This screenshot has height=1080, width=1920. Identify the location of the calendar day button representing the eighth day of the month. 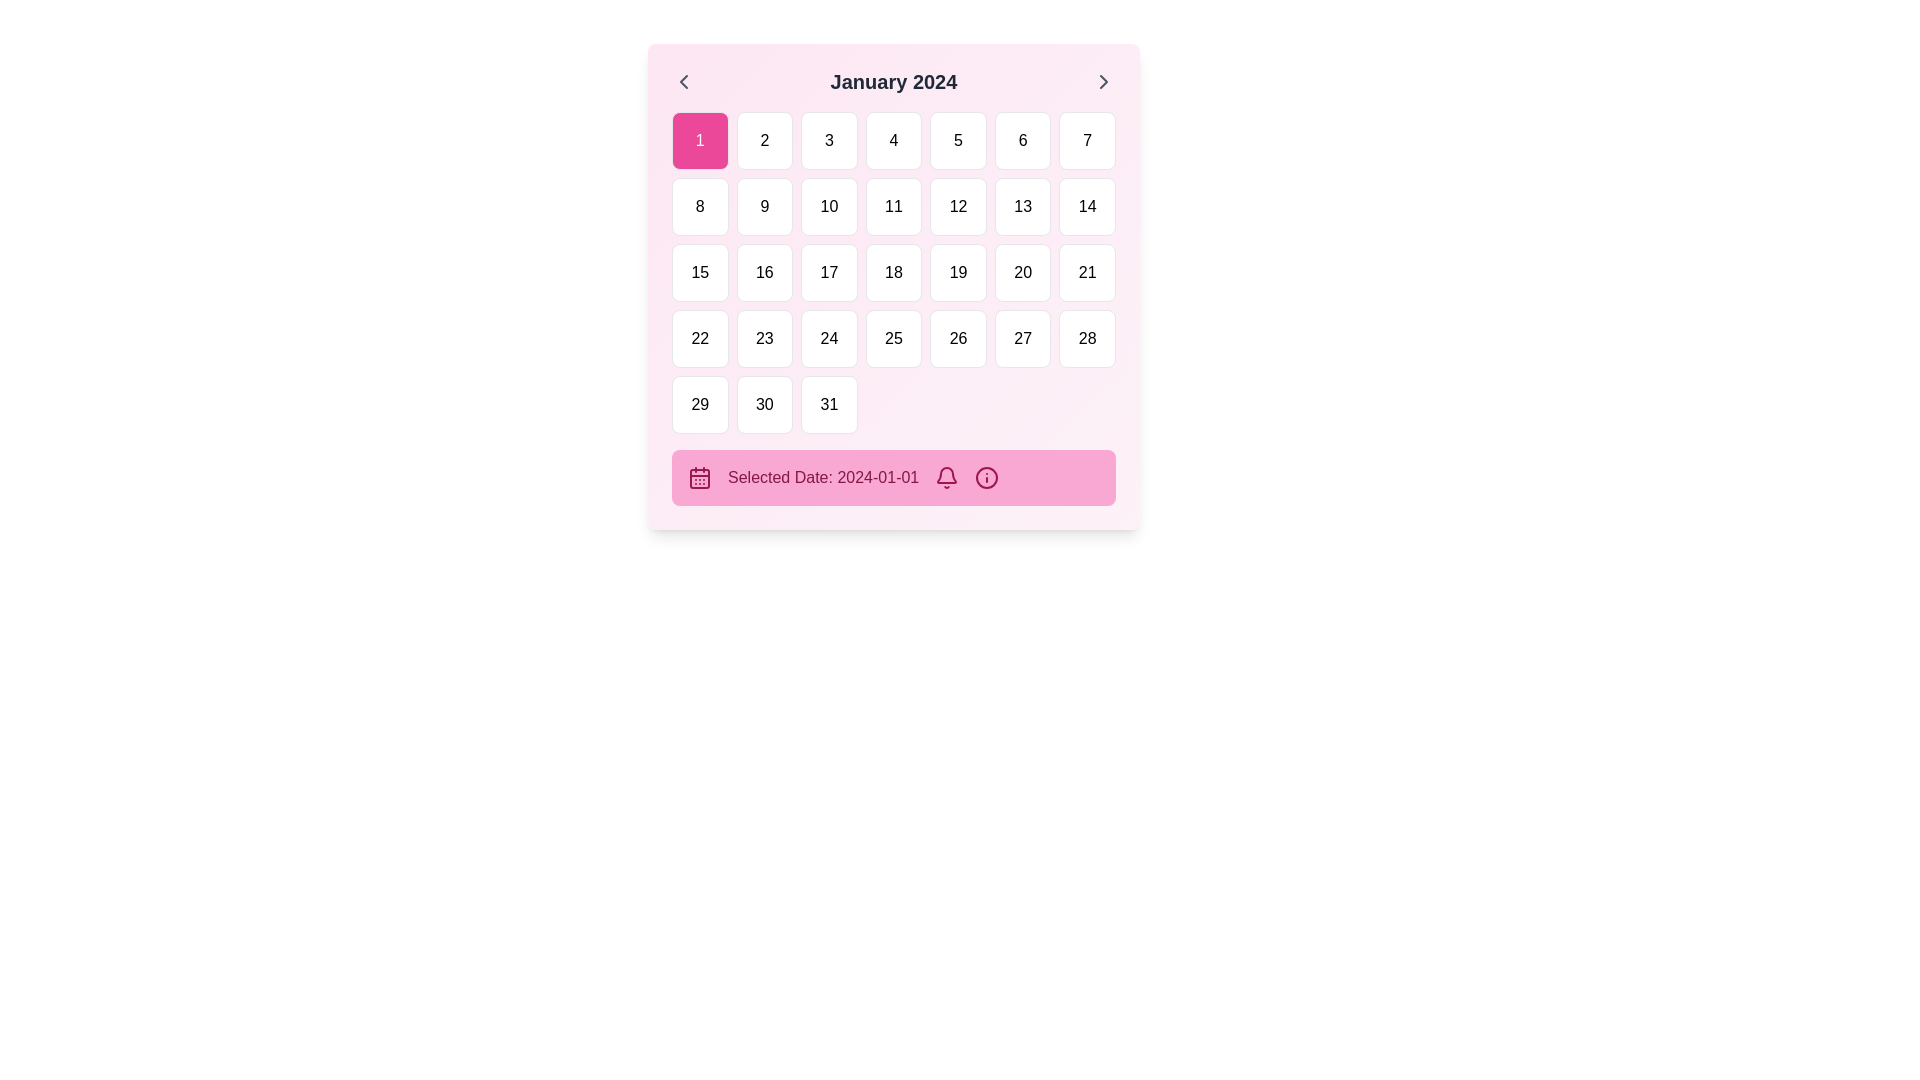
(700, 207).